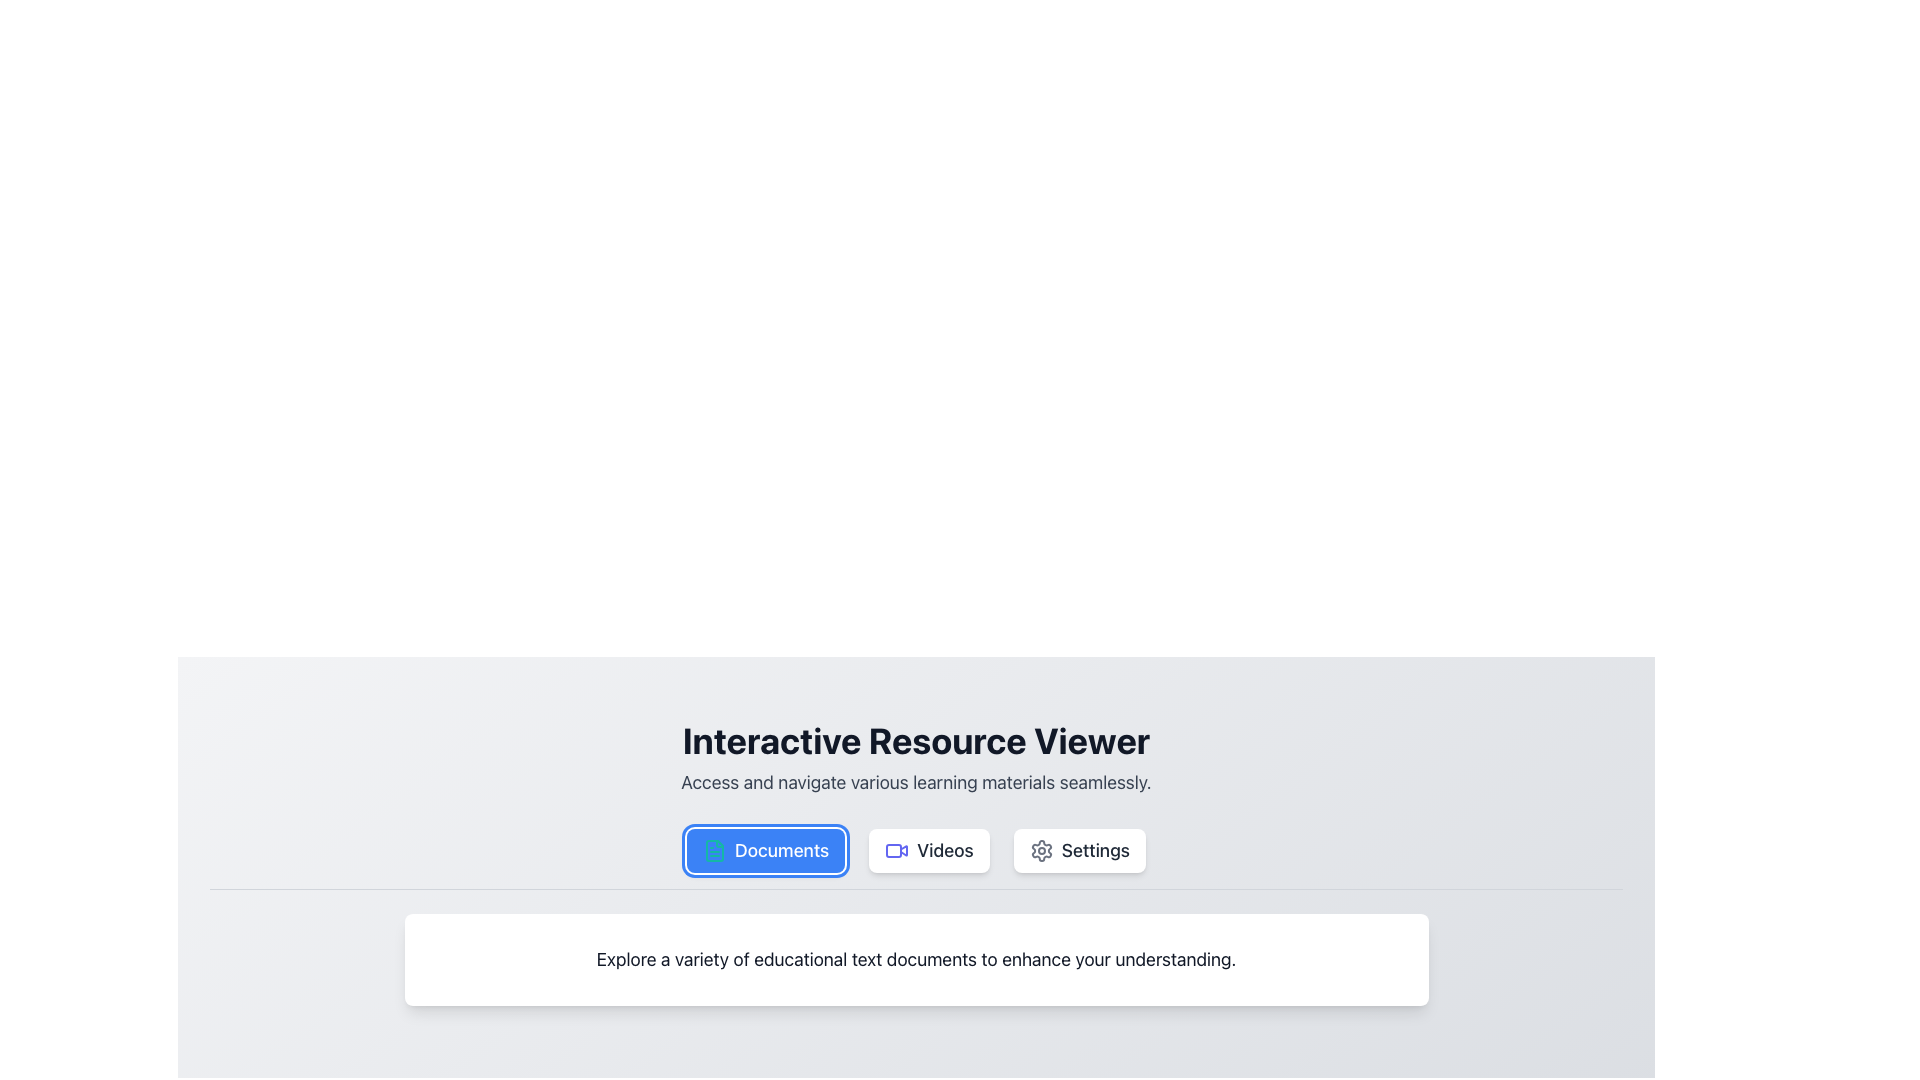 The width and height of the screenshot is (1920, 1080). Describe the element at coordinates (765, 851) in the screenshot. I see `the blue 'Documents' button with a white text icon, located in the bottom navigation bar` at that location.